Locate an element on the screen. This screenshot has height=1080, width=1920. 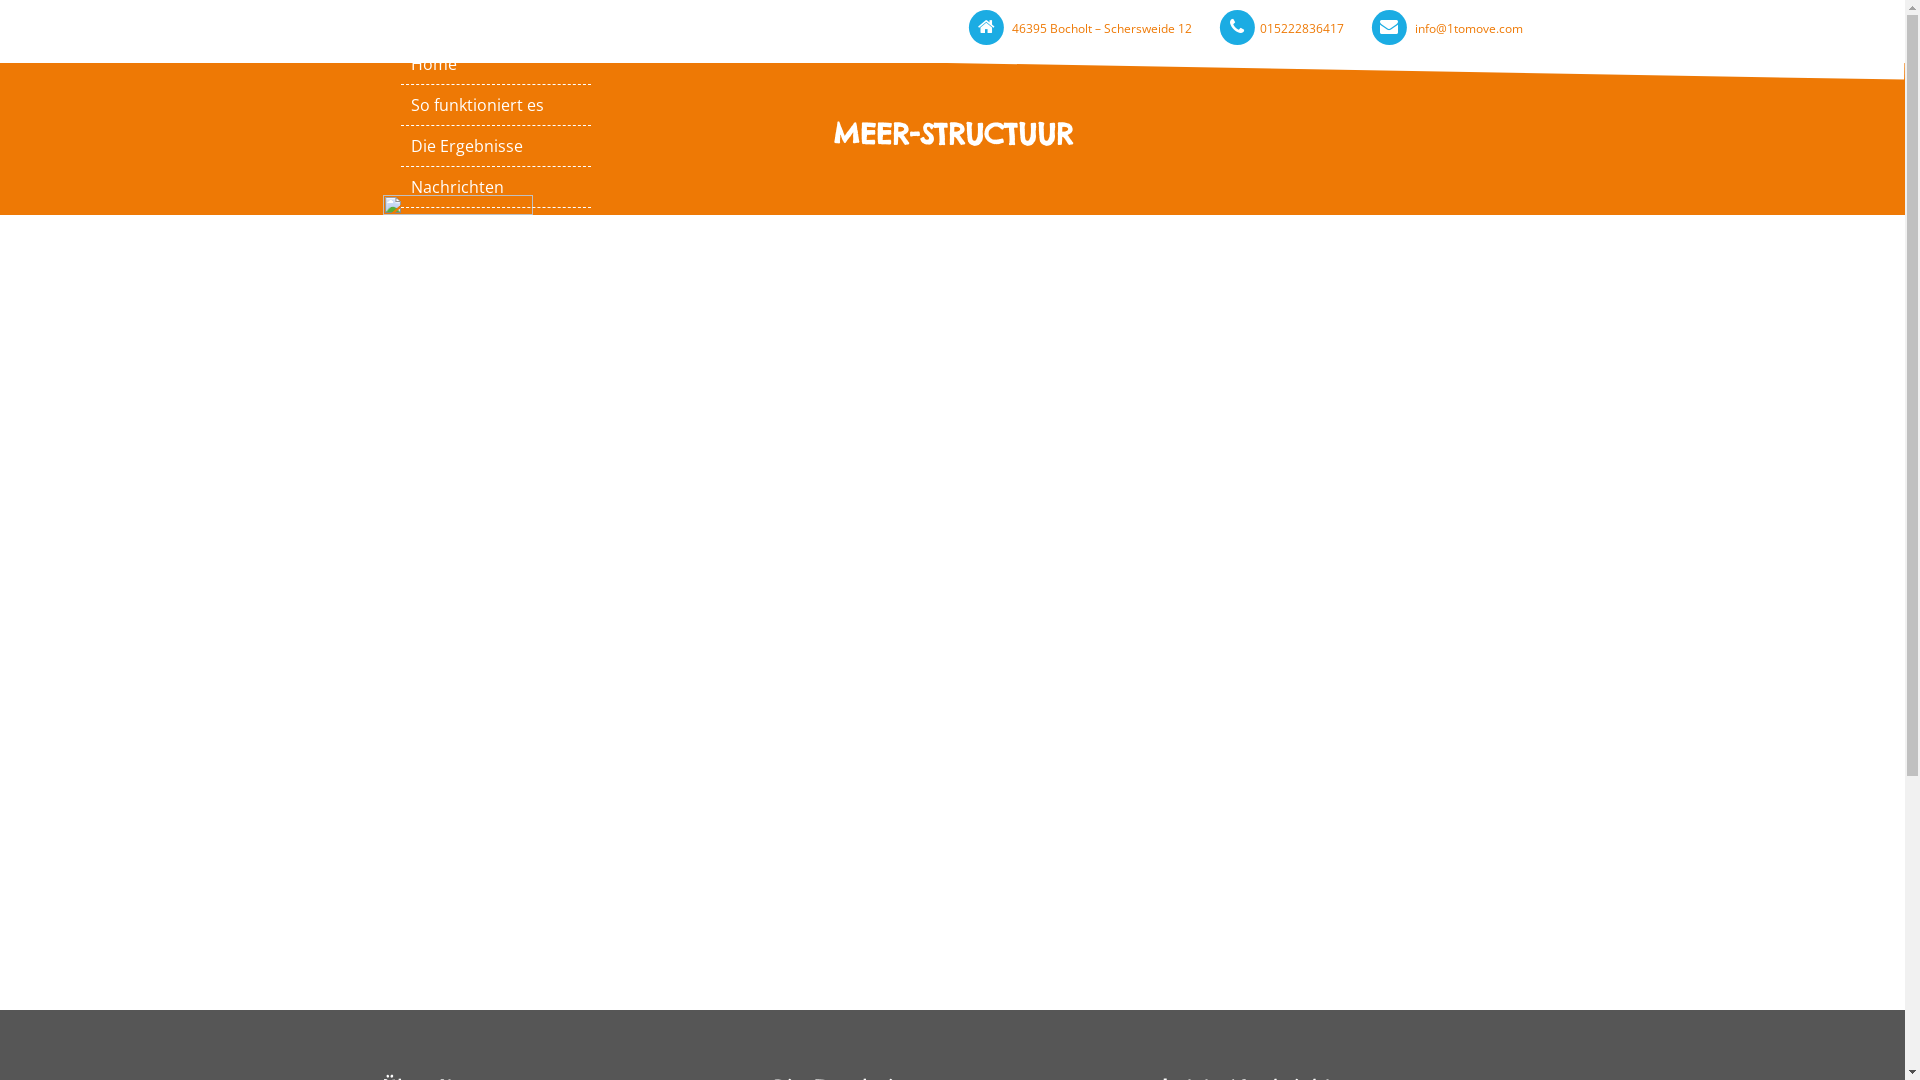
'So funktioniert es' is located at coordinates (495, 104).